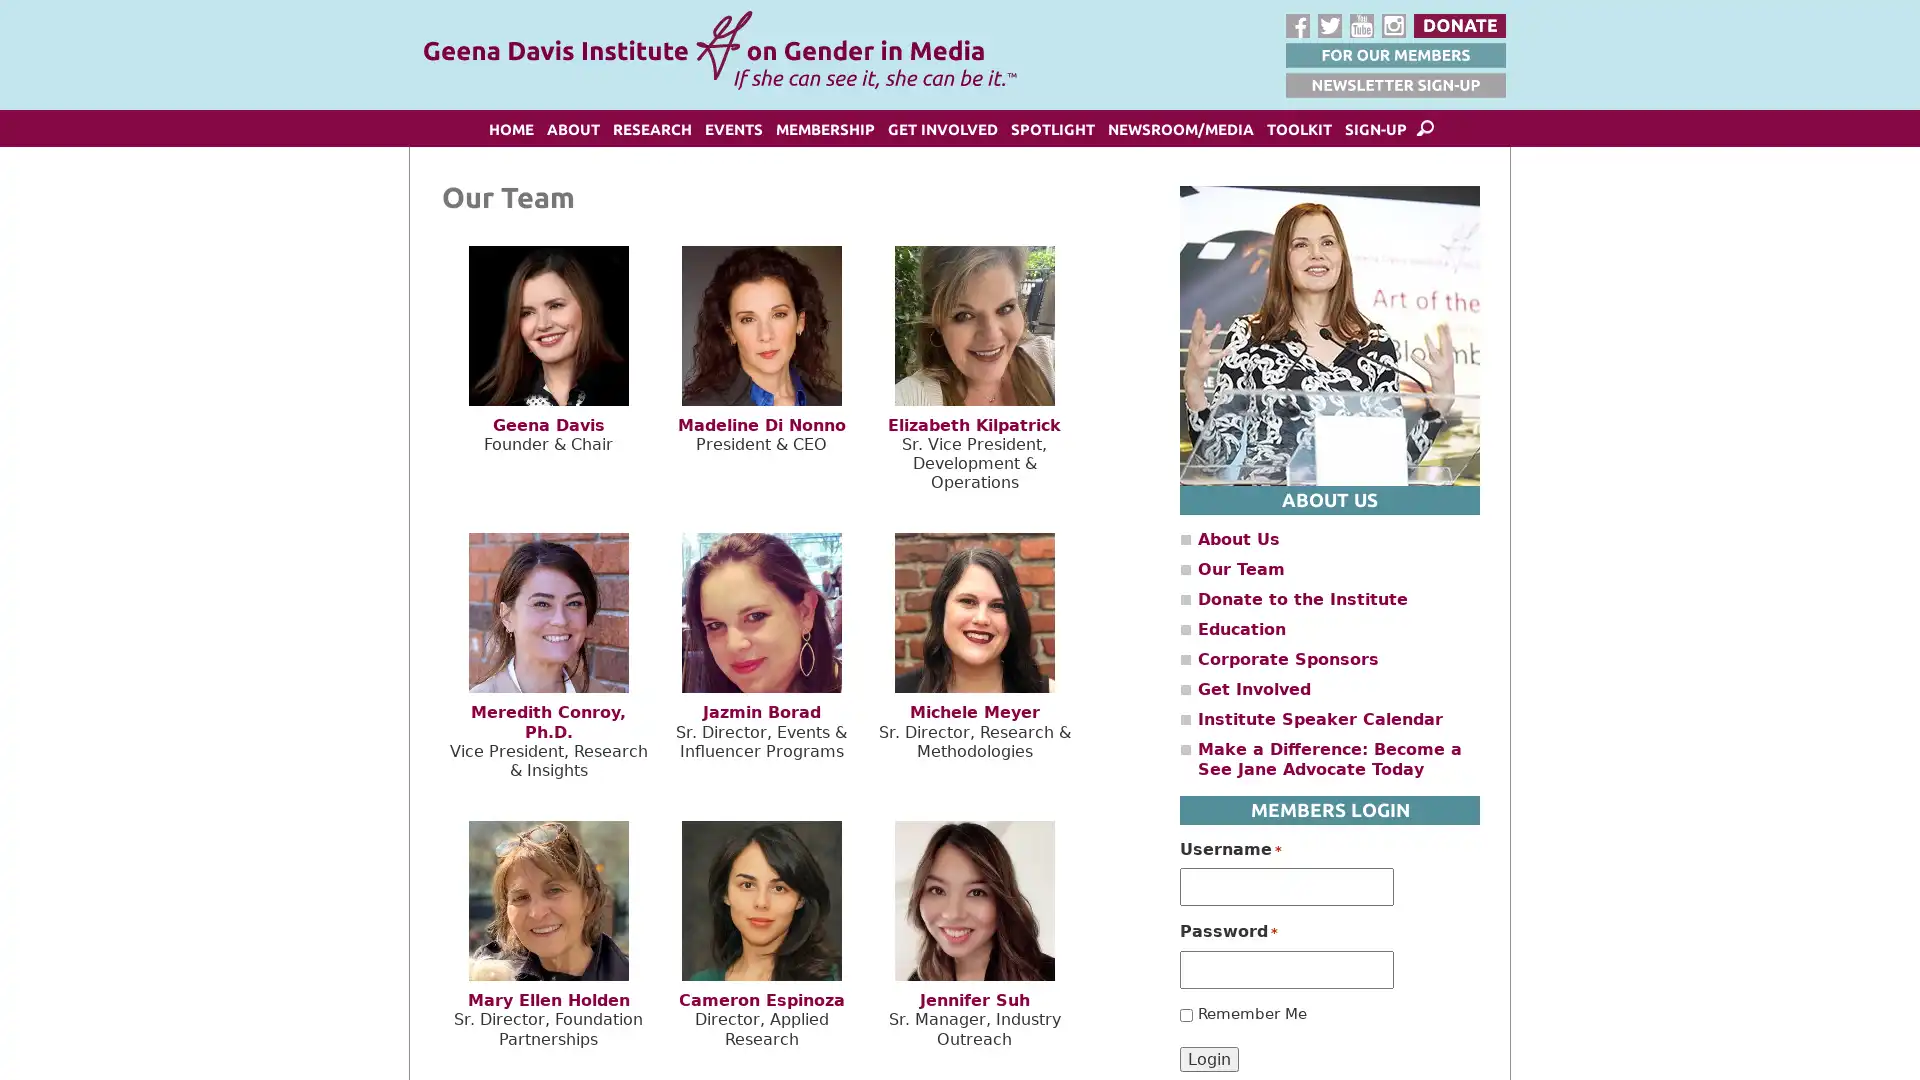  What do you see at coordinates (1208, 1057) in the screenshot?
I see `Login` at bounding box center [1208, 1057].